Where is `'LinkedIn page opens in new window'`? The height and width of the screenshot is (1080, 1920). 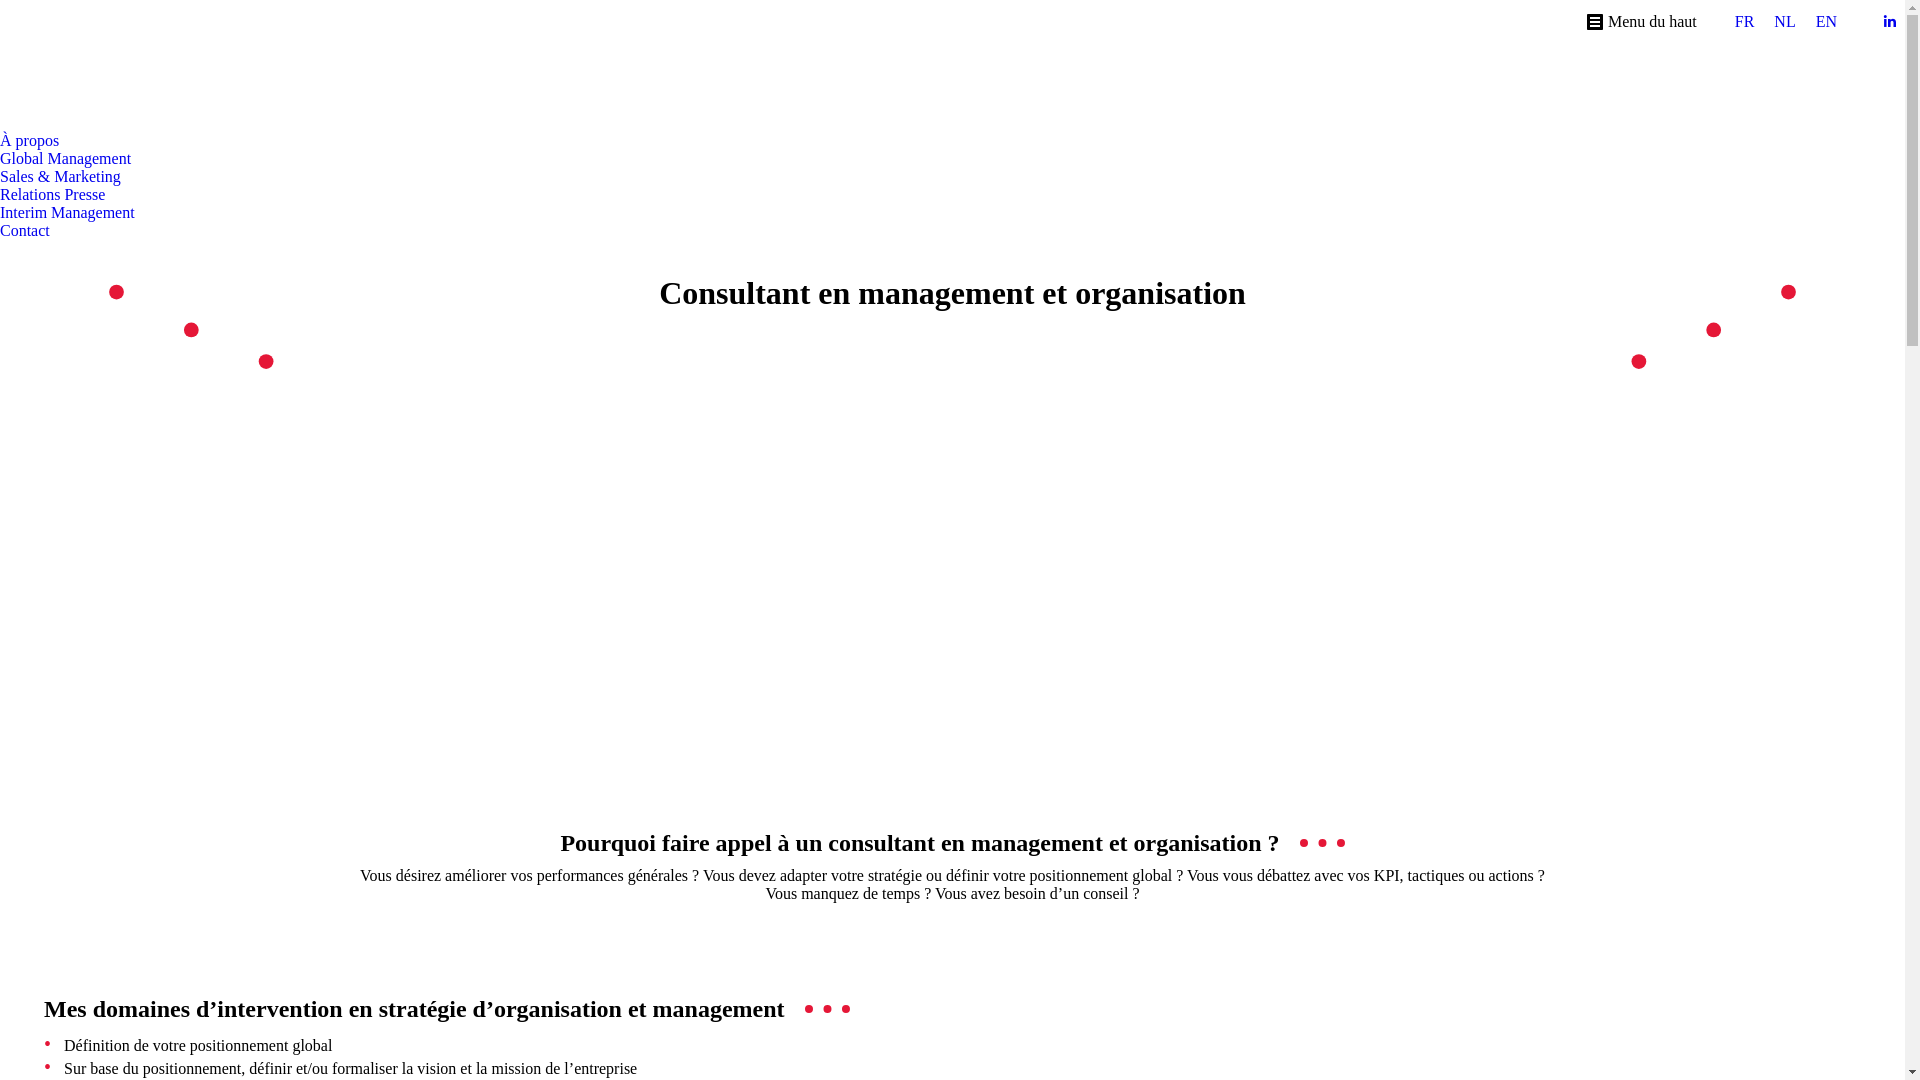
'LinkedIn page opens in new window' is located at coordinates (1875, 22).